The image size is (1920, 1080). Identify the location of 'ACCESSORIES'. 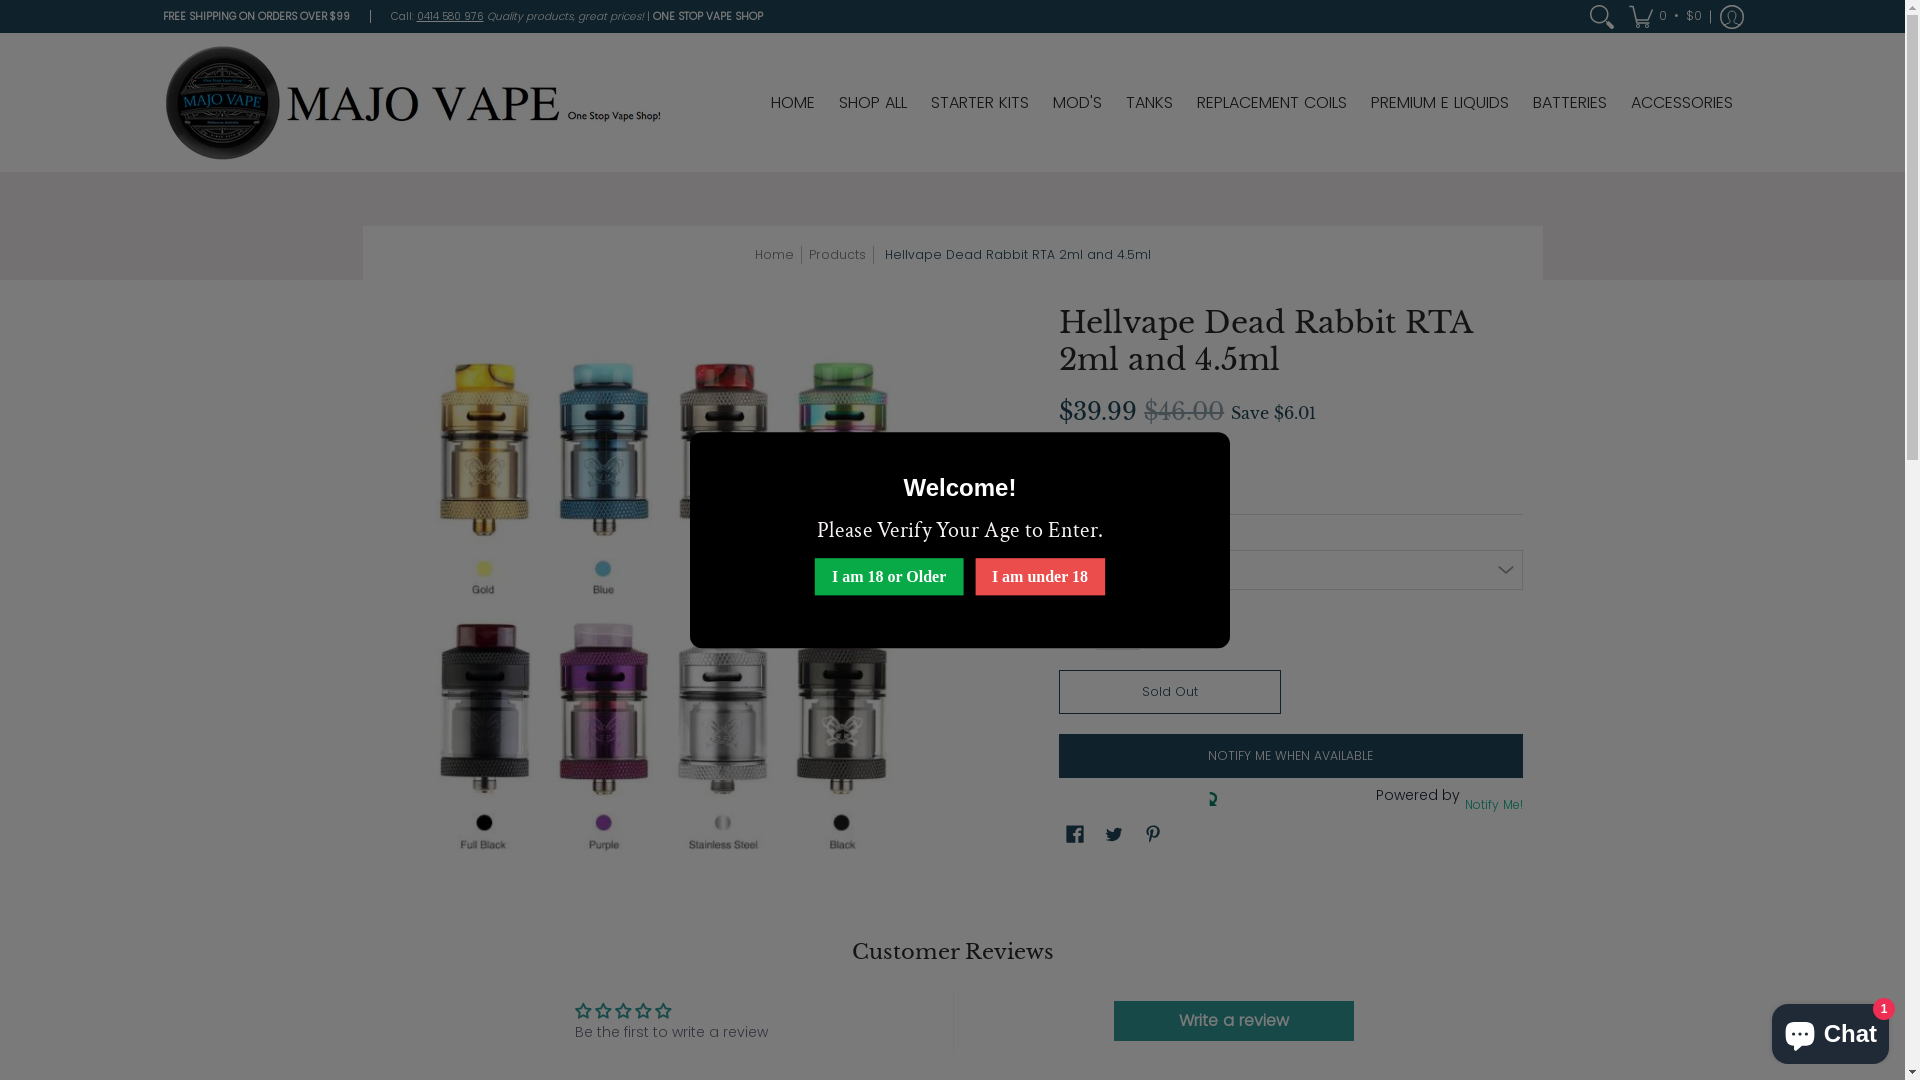
(1680, 102).